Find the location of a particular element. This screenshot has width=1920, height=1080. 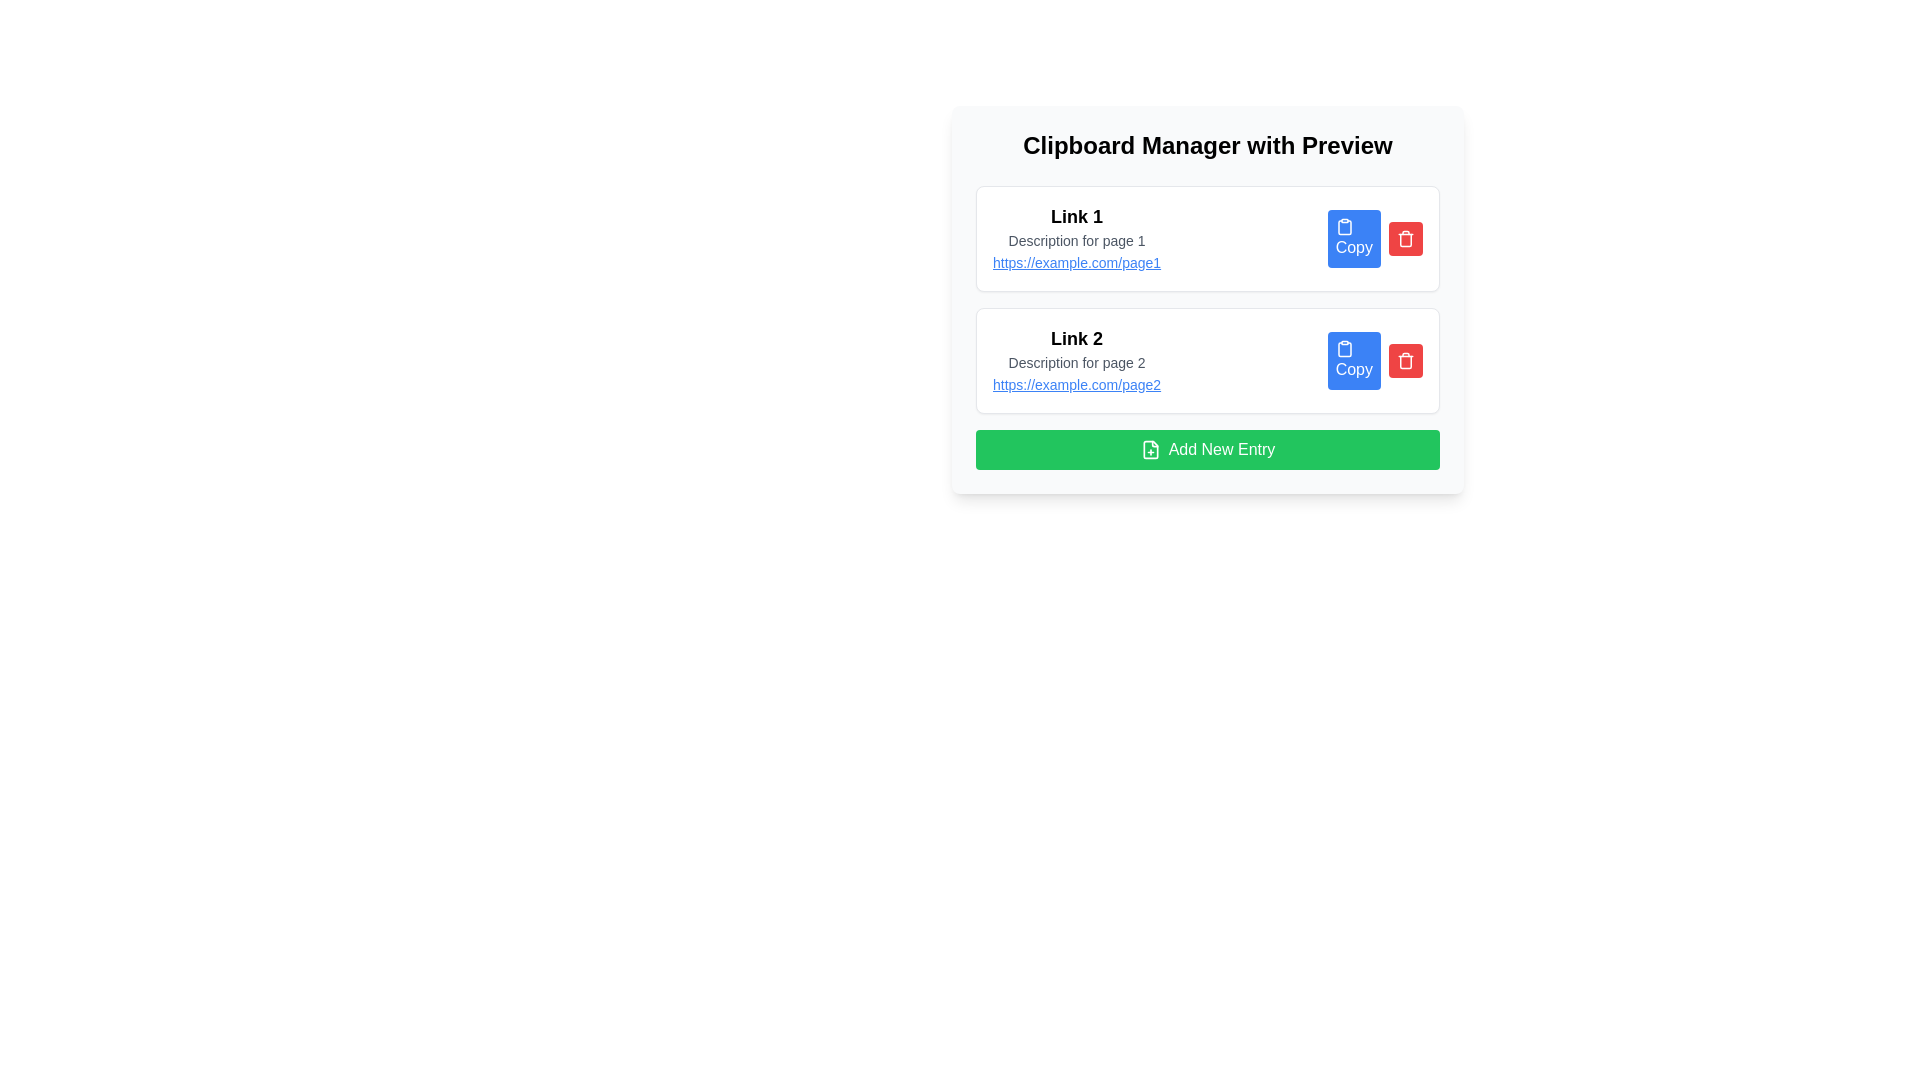

the blue, underlined hyperlink with the text 'https://example.com/page1' located below 'Description for page 1' under the title 'Link 1' is located at coordinates (1076, 261).